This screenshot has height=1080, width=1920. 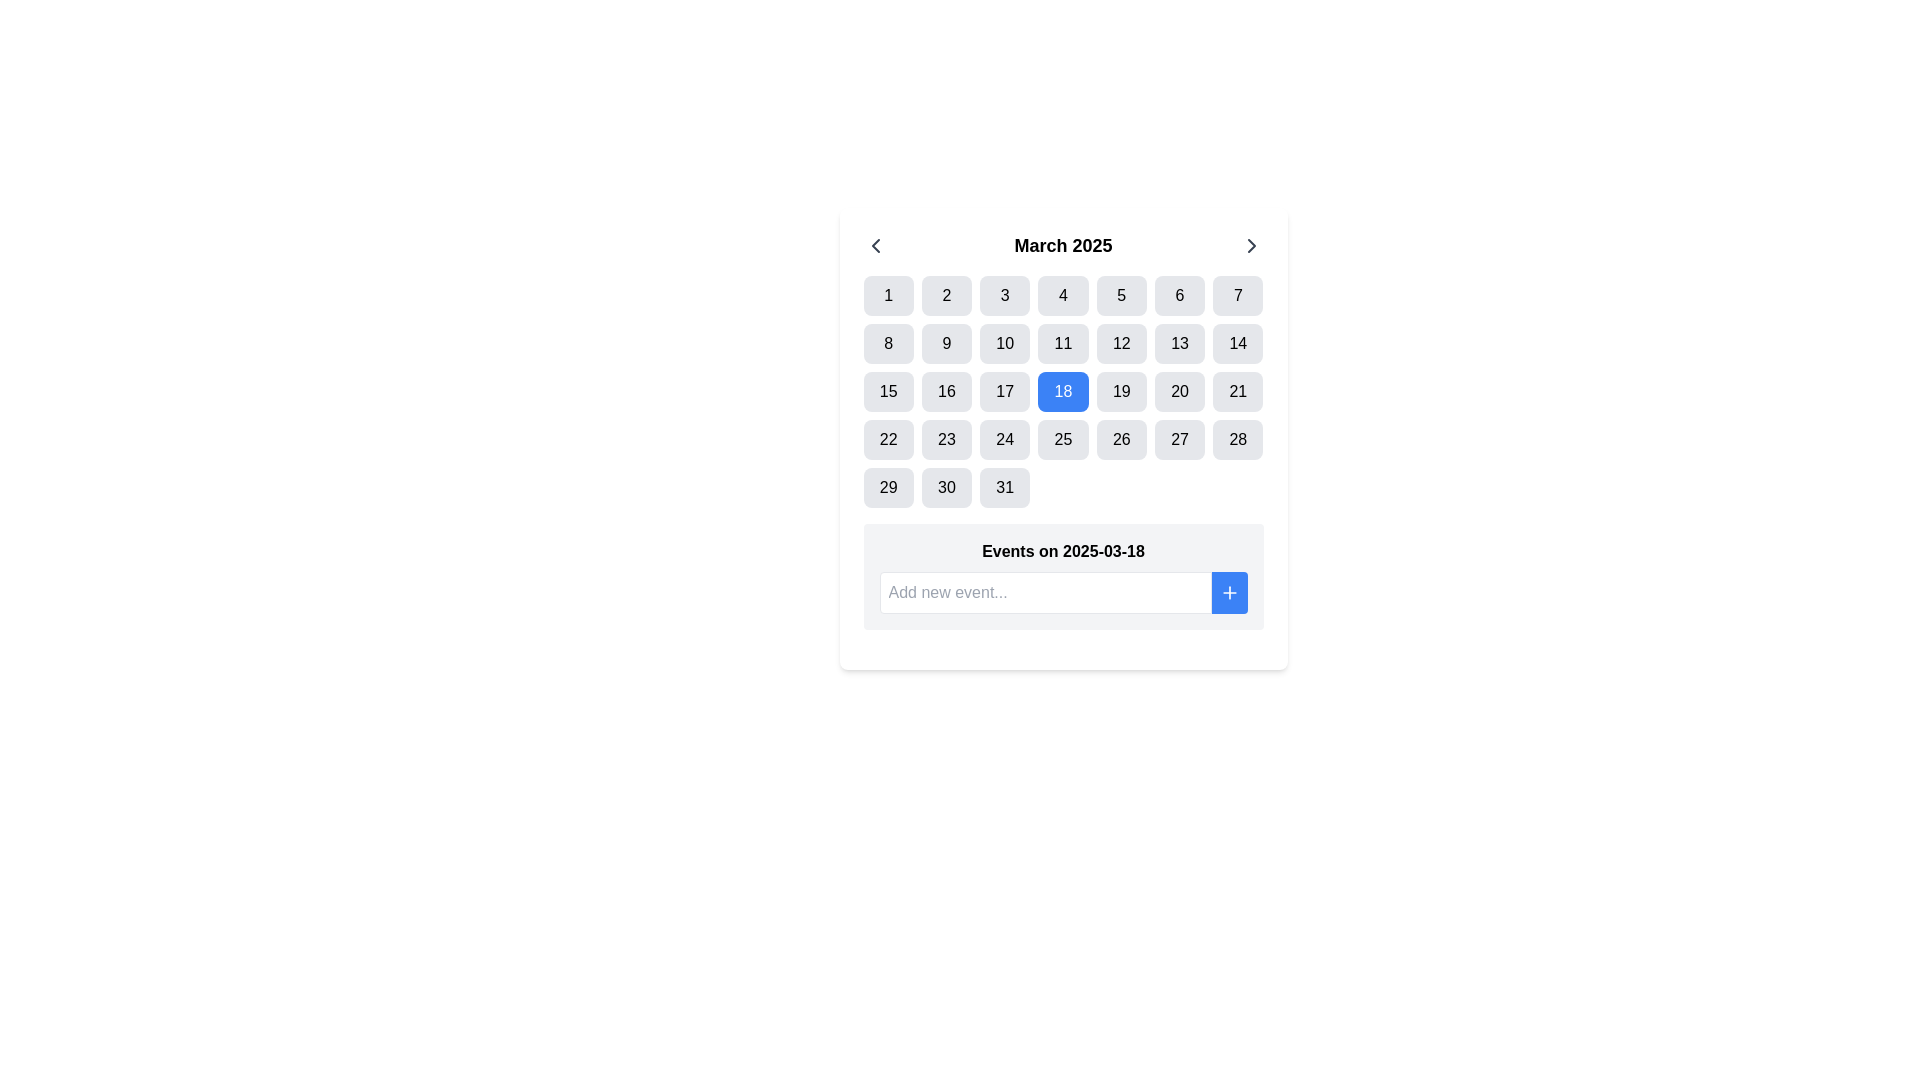 I want to click on the square-shaped button with rounded corners, styled in gray and containing the text '17', so click(x=1005, y=392).